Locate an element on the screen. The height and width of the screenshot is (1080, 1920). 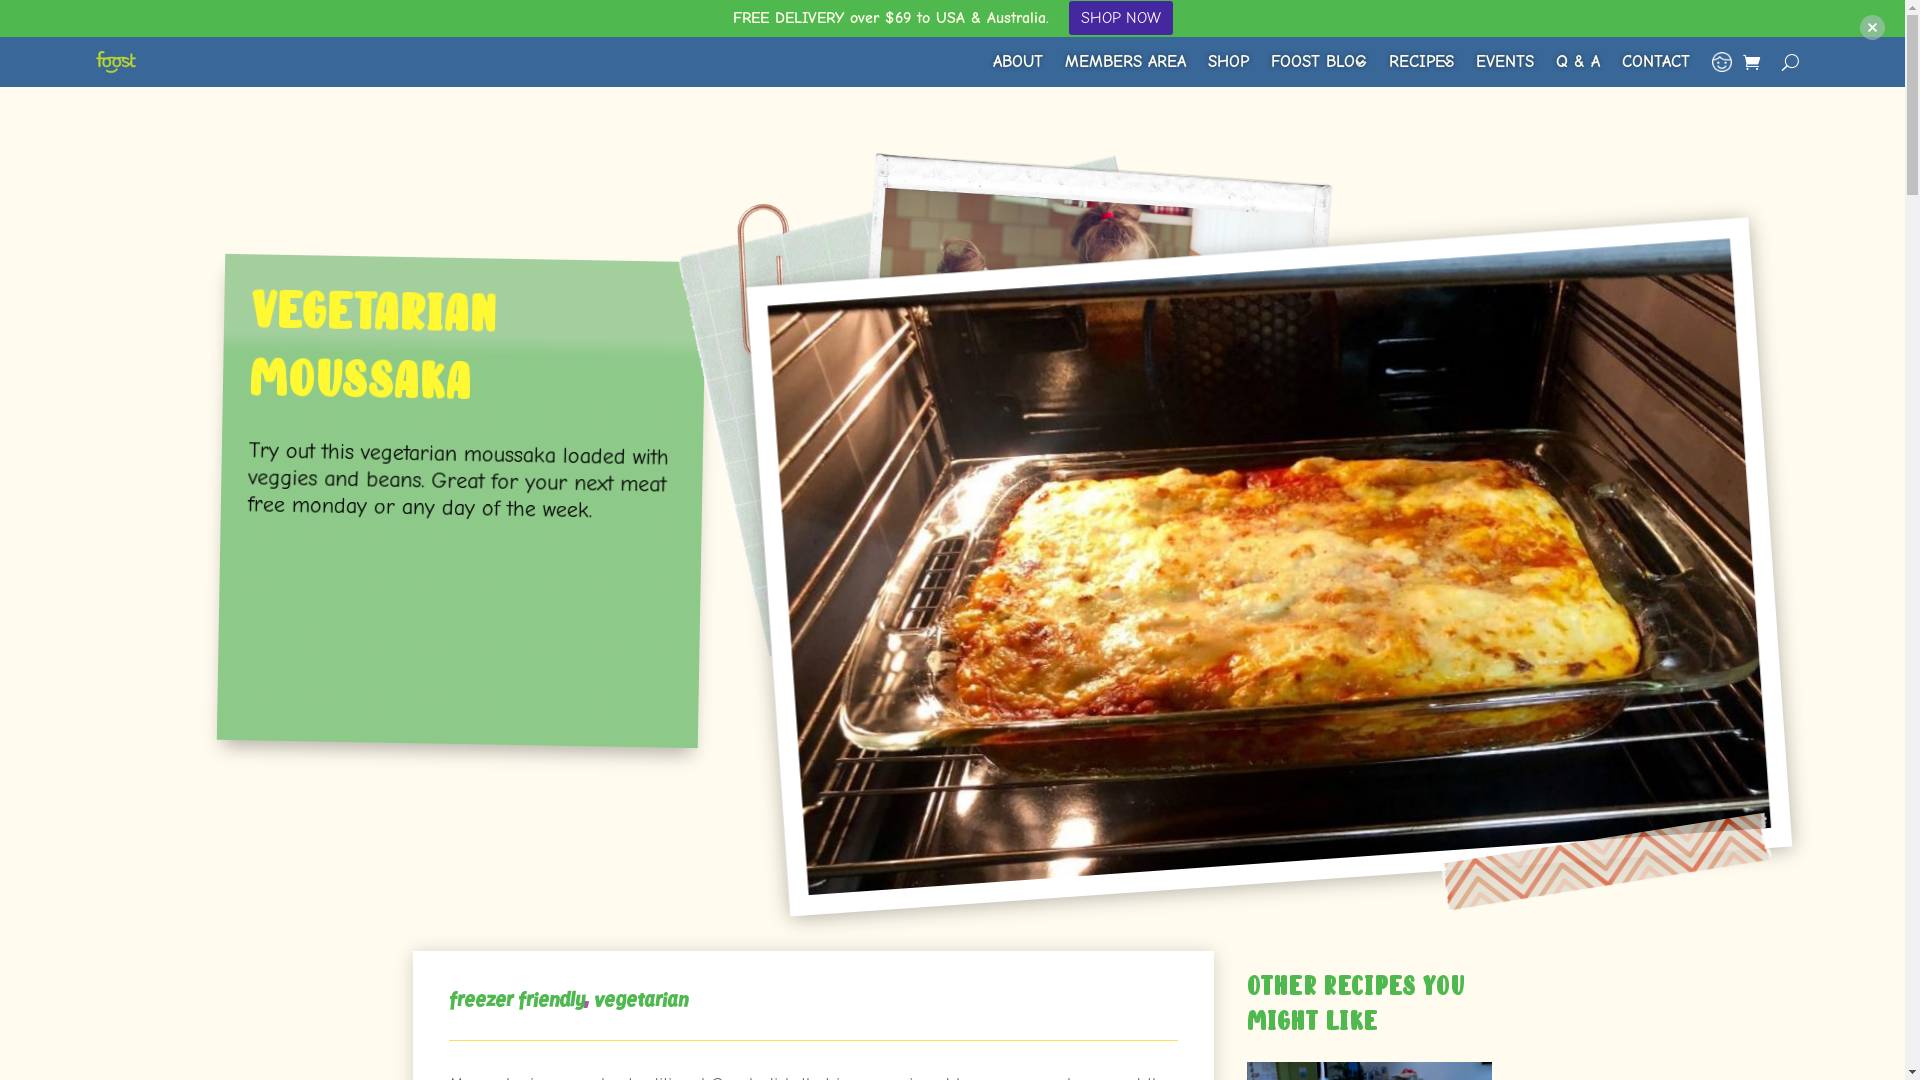
'SHOP' is located at coordinates (1227, 60).